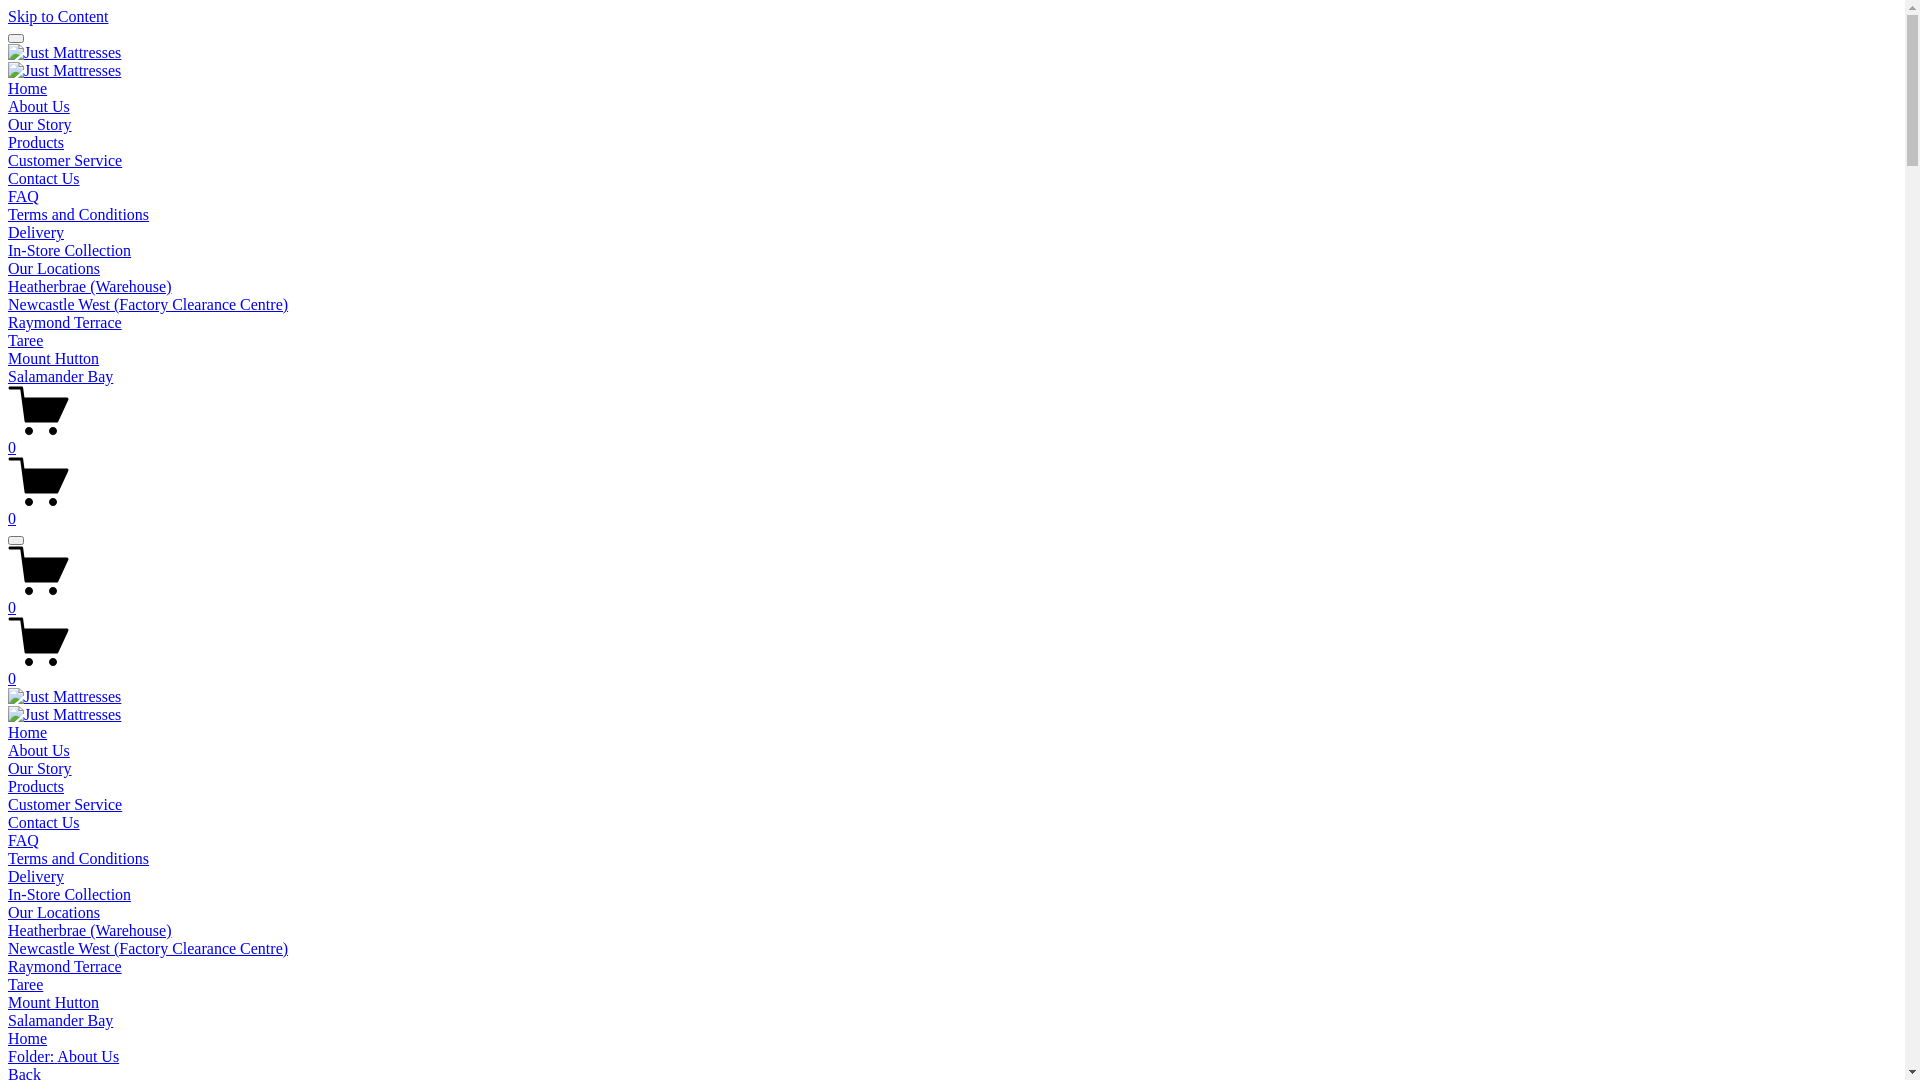 The width and height of the screenshot is (1920, 1080). Describe the element at coordinates (60, 376) in the screenshot. I see `'Salamander Bay'` at that location.